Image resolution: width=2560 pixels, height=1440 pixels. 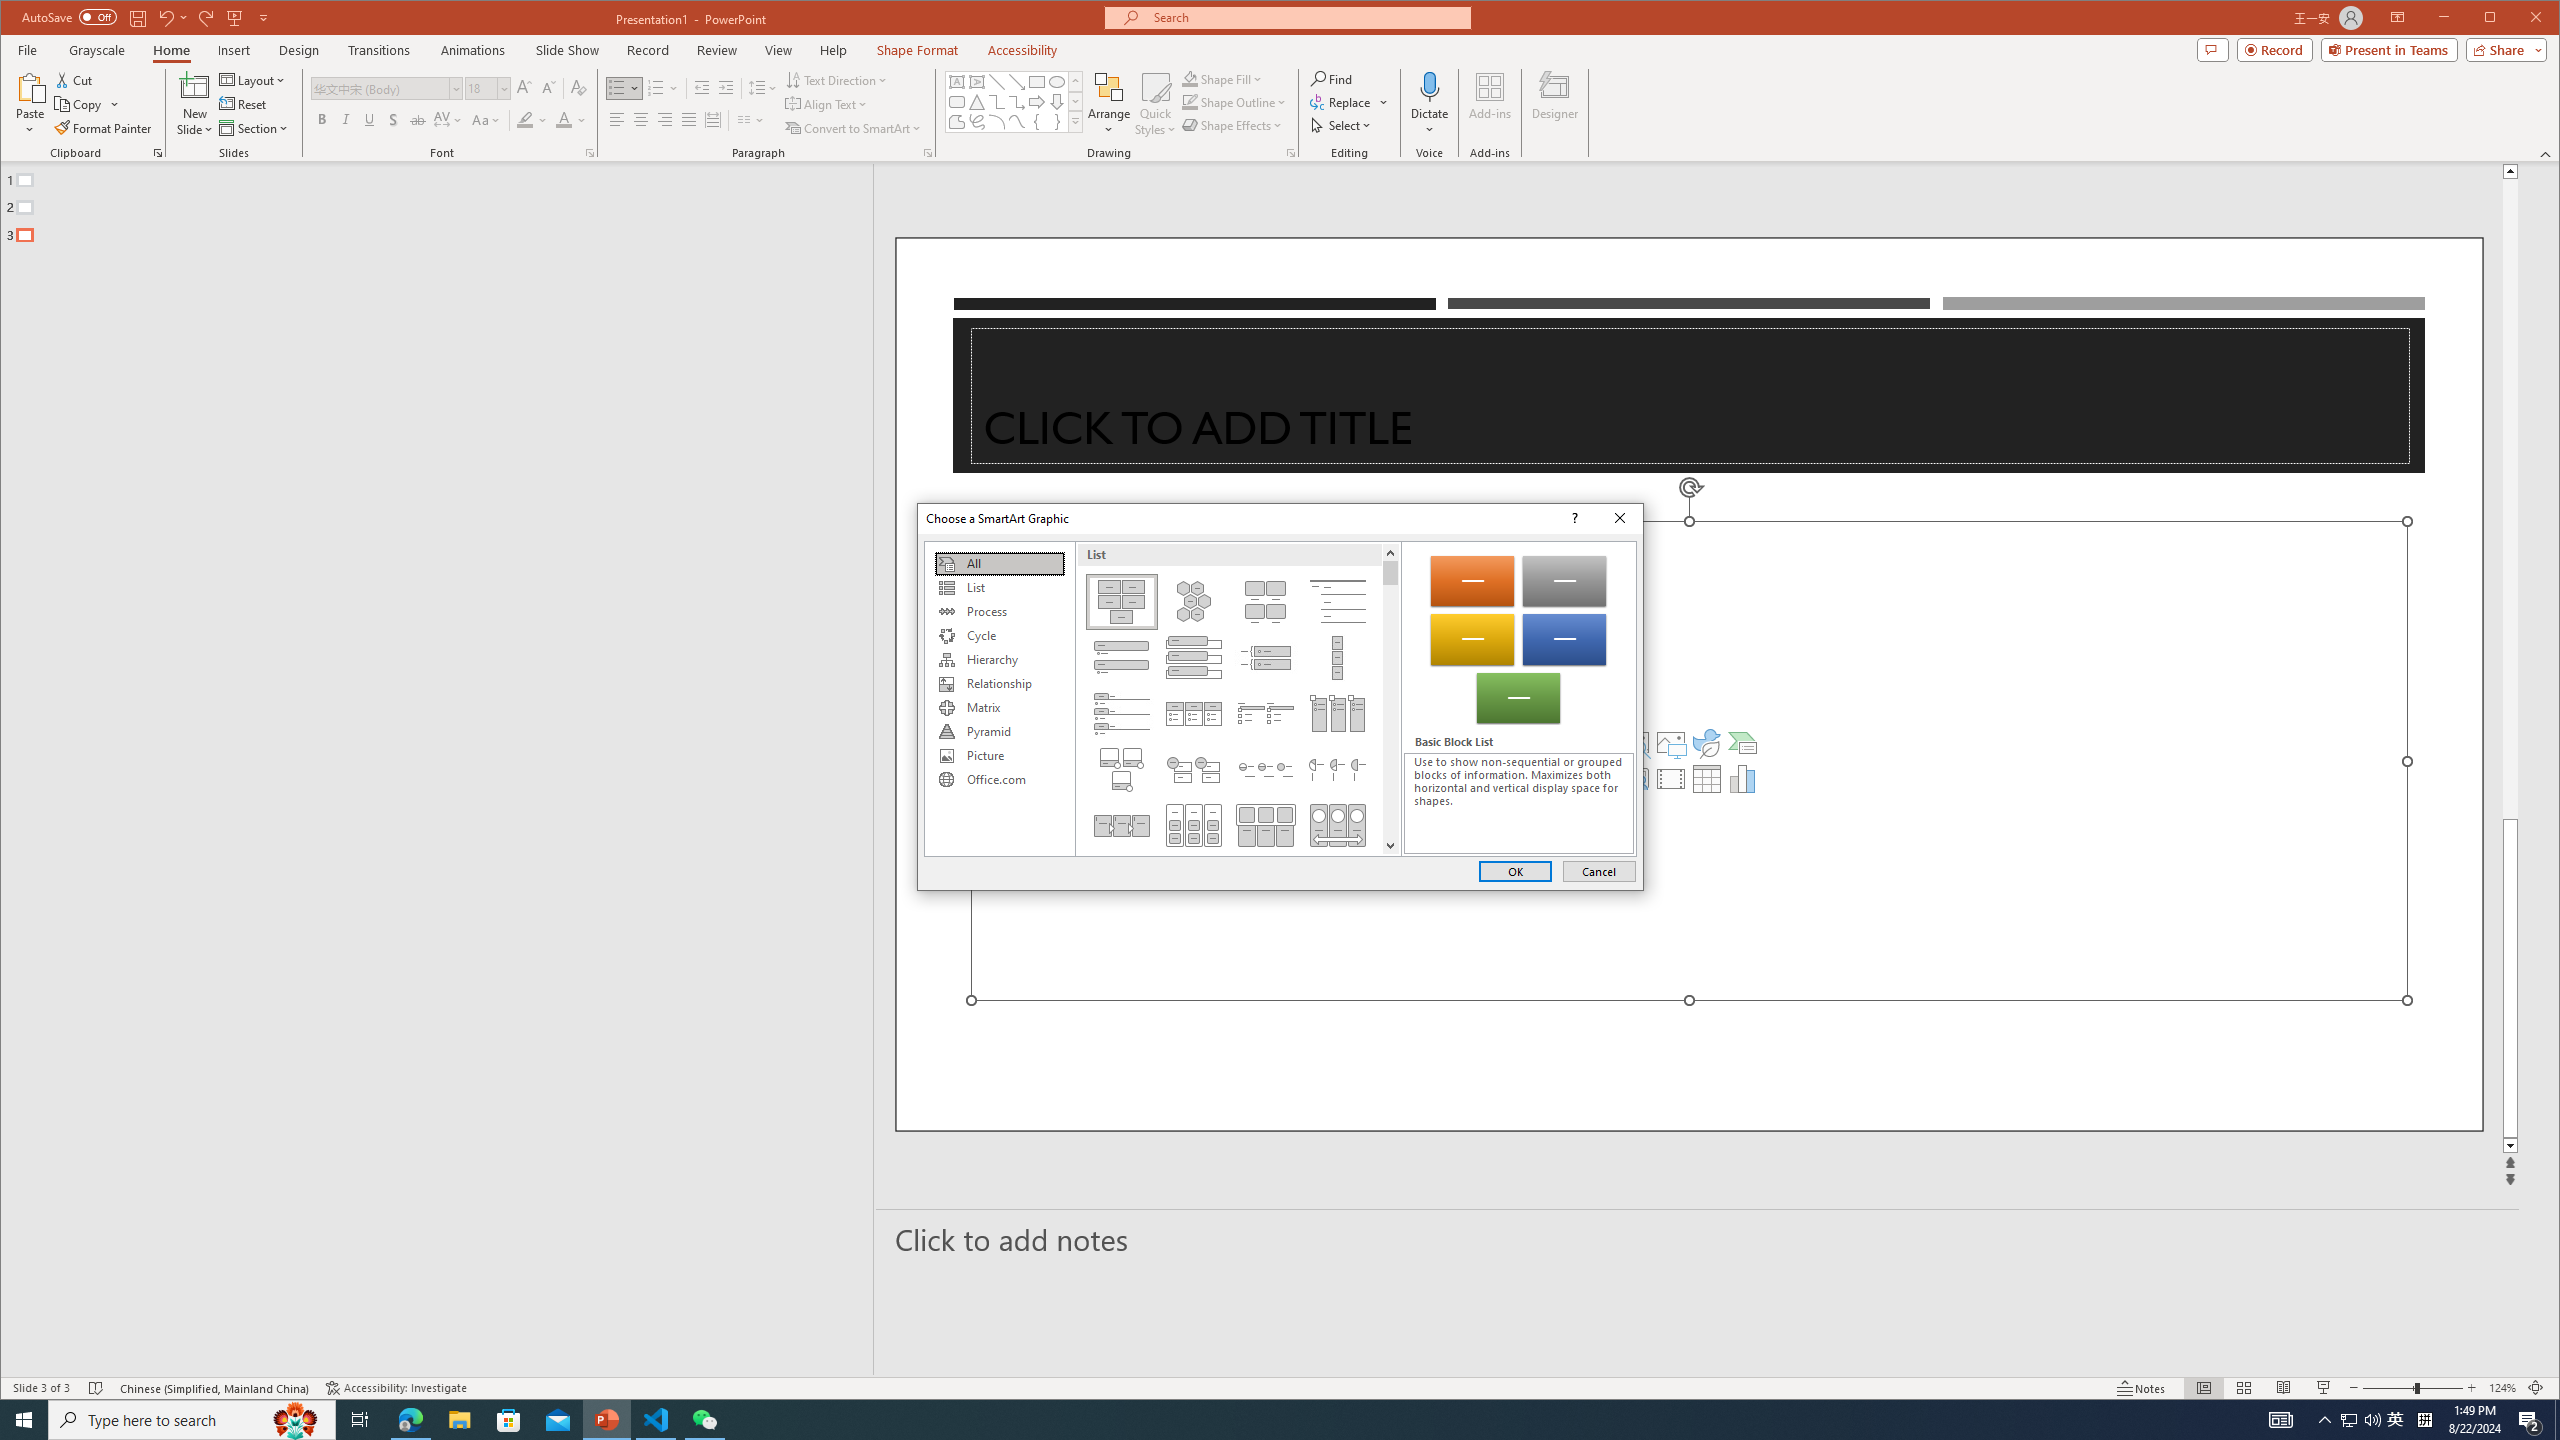 What do you see at coordinates (1517, 803) in the screenshot?
I see `'Class: NetUITextbox'` at bounding box center [1517, 803].